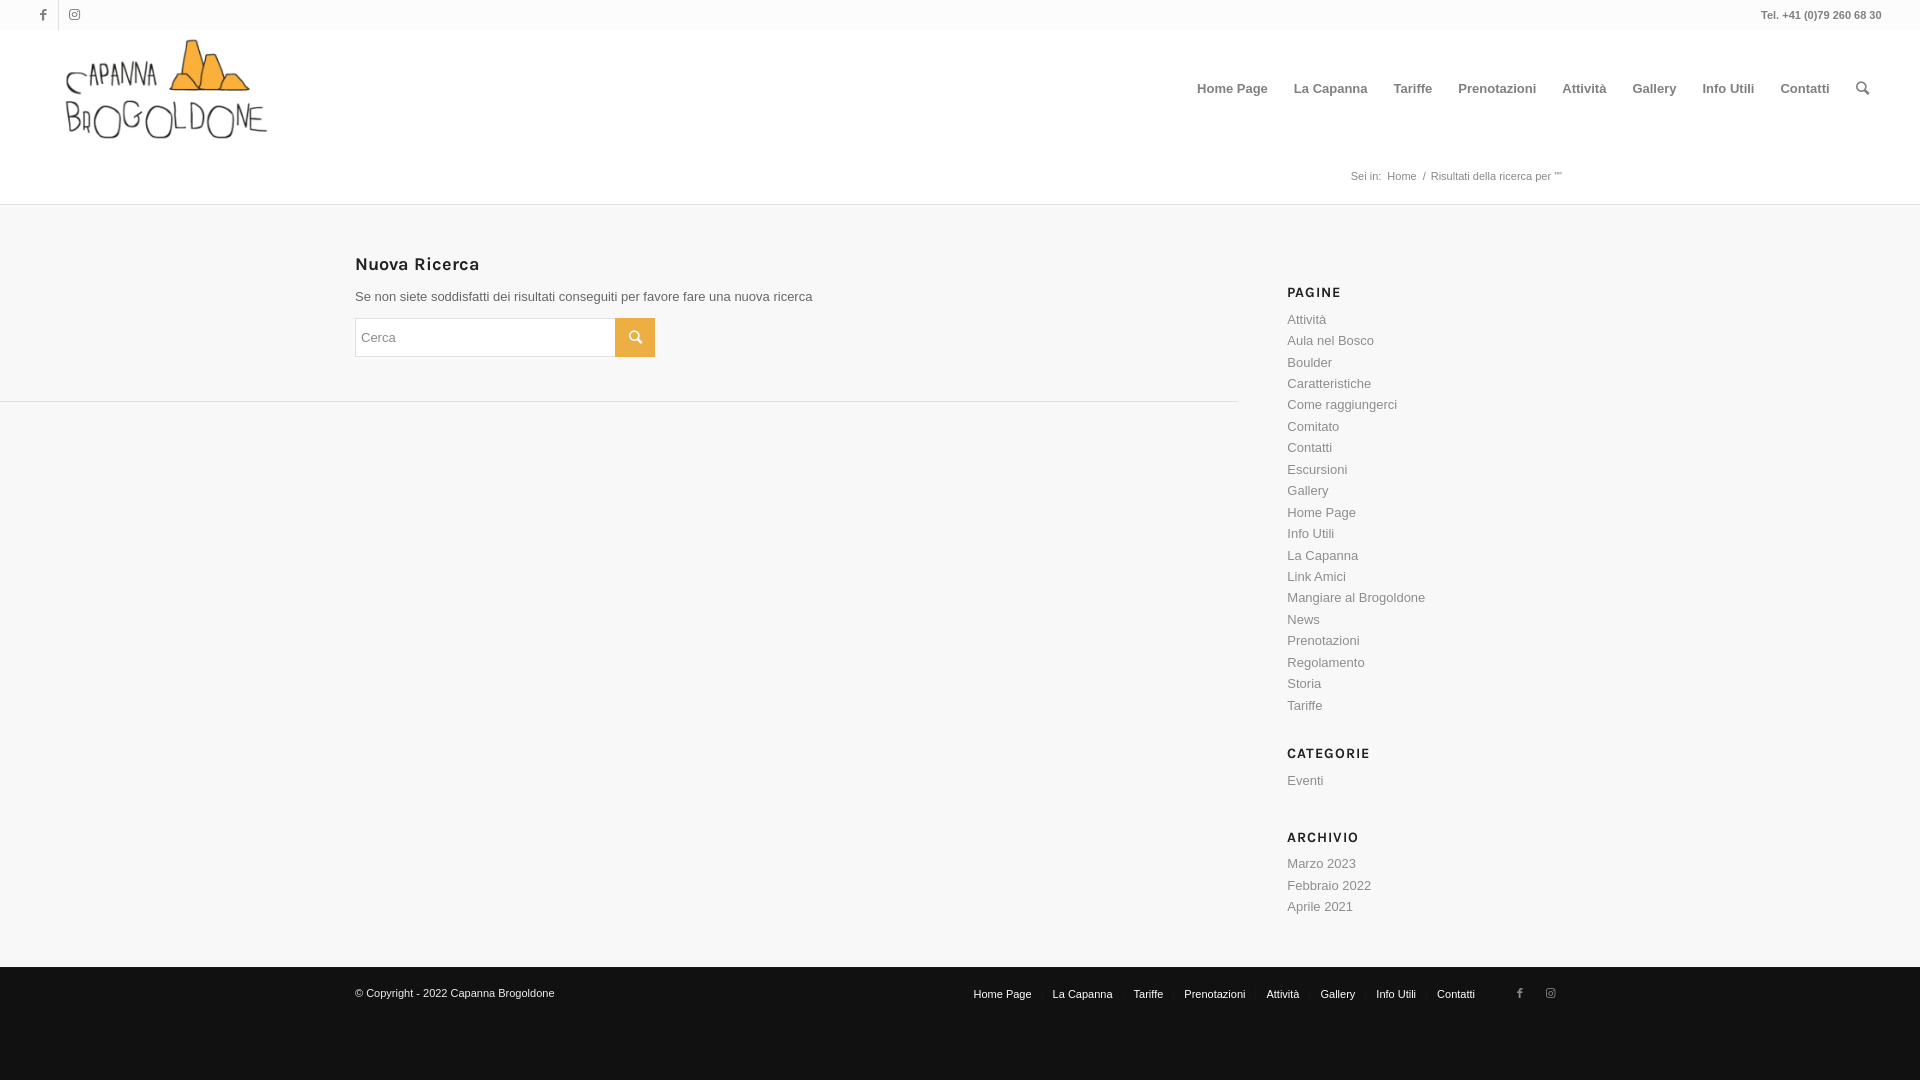 The height and width of the screenshot is (1080, 1920). Describe the element at coordinates (1231, 87) in the screenshot. I see `'Home Page'` at that location.